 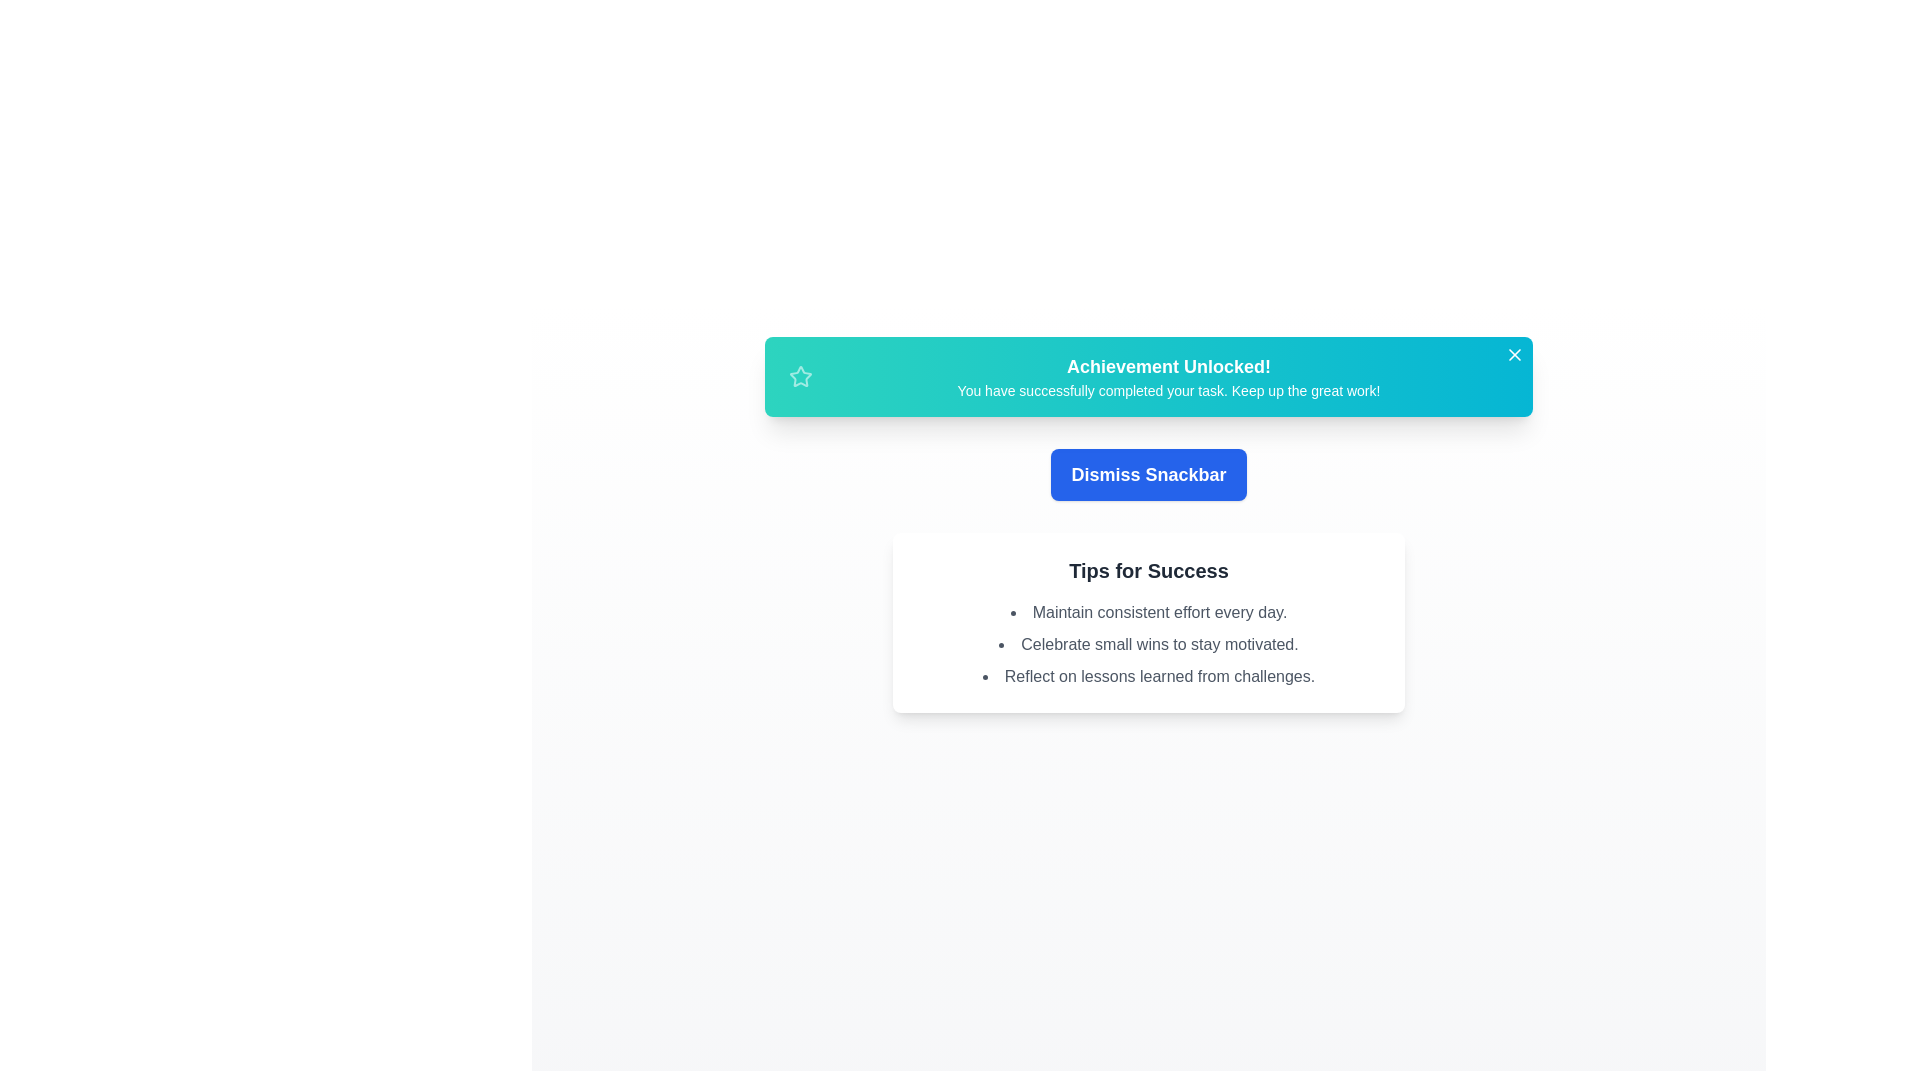 I want to click on star icon in the snackbar, so click(x=801, y=377).